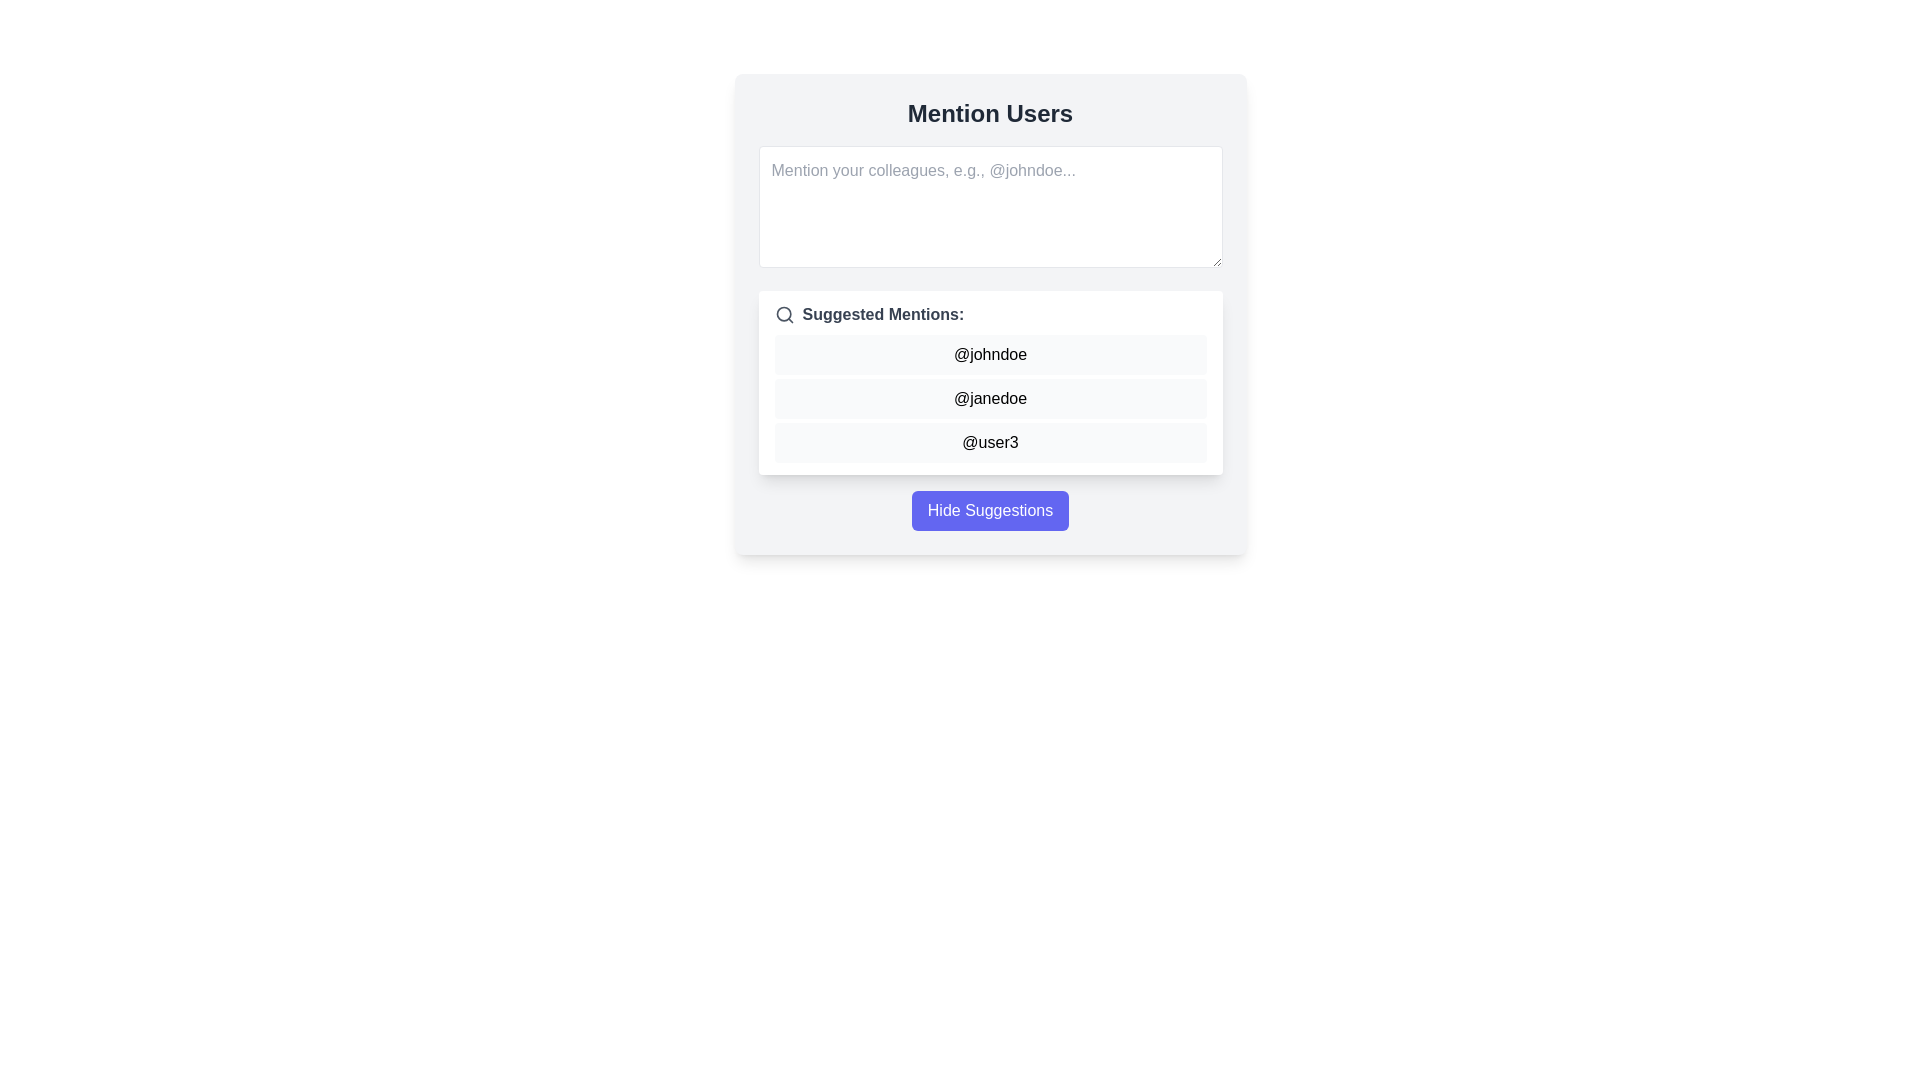  Describe the element at coordinates (990, 353) in the screenshot. I see `the selectable text entry '@johndoe' which is the first item in the list for tagging or mentioning purposes` at that location.